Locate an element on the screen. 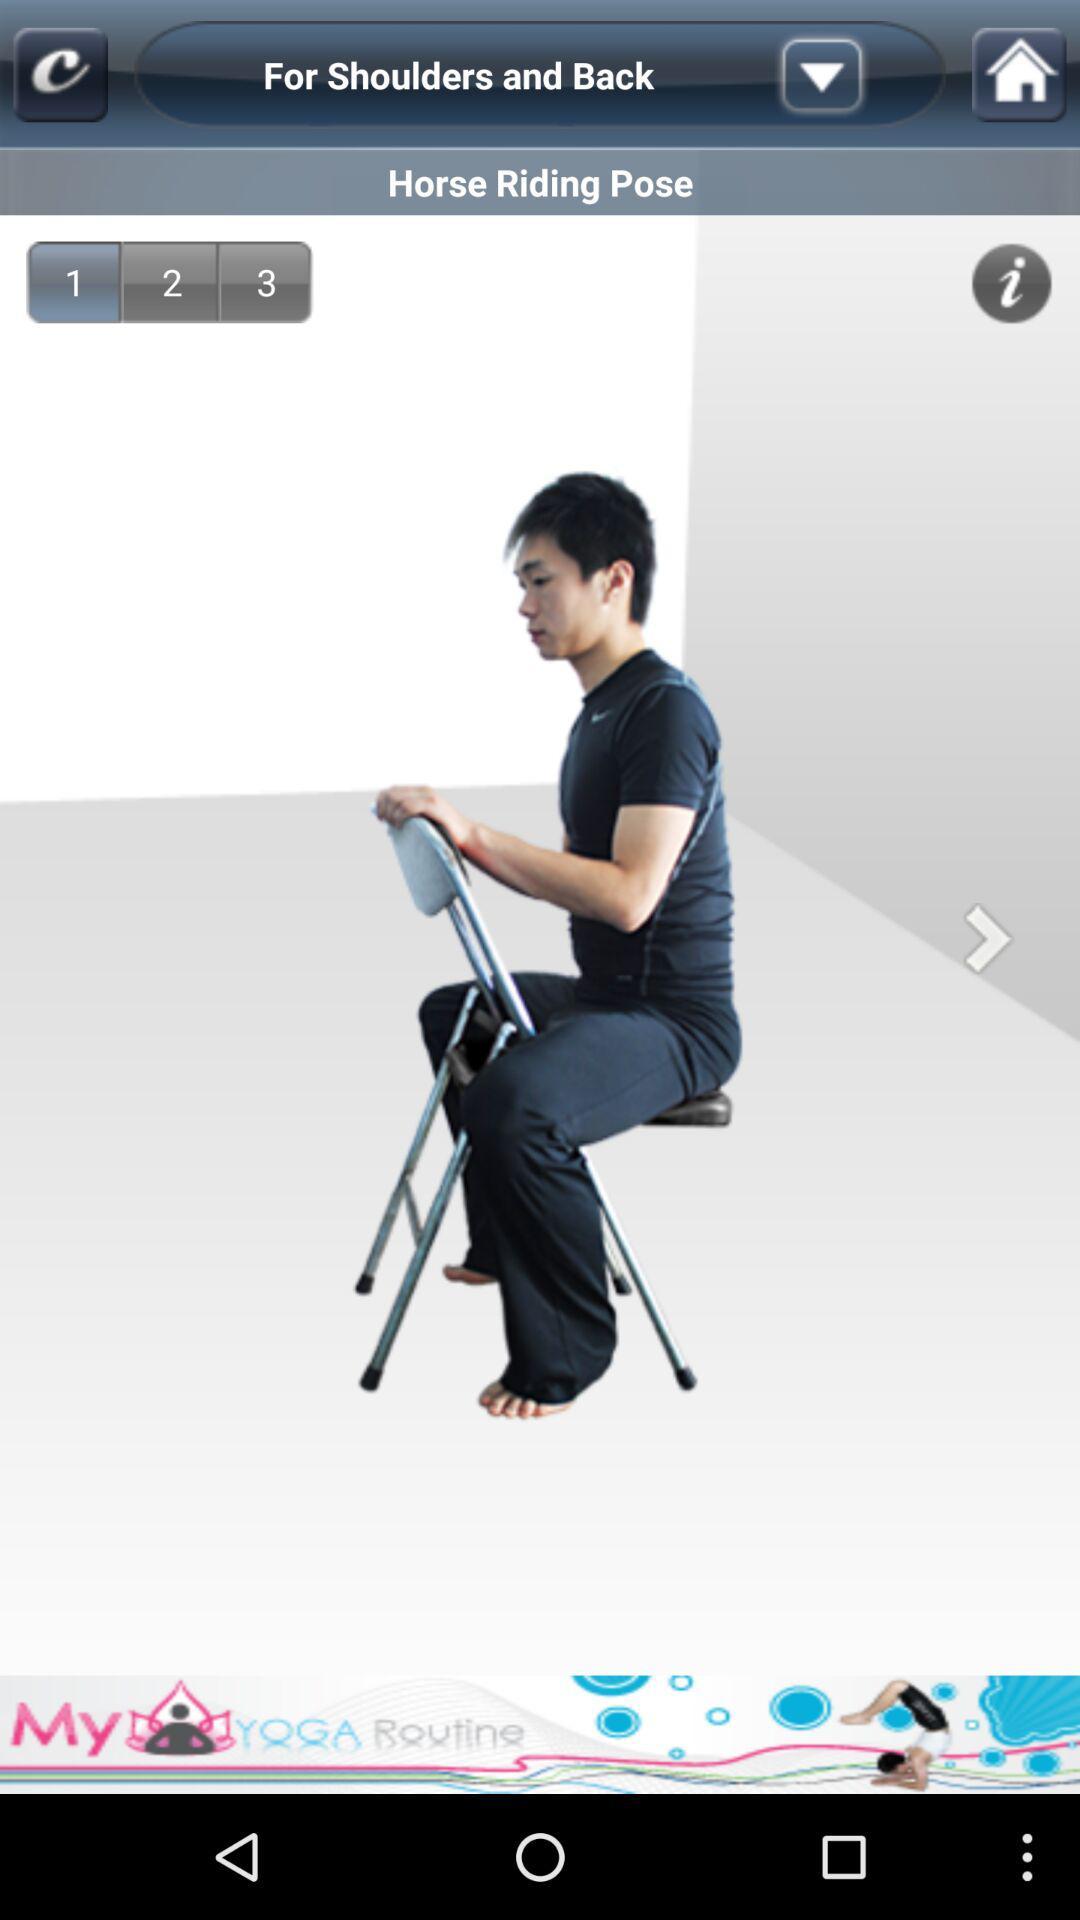 Image resolution: width=1080 pixels, height=1920 pixels. the item below horse riding pose item is located at coordinates (266, 281).